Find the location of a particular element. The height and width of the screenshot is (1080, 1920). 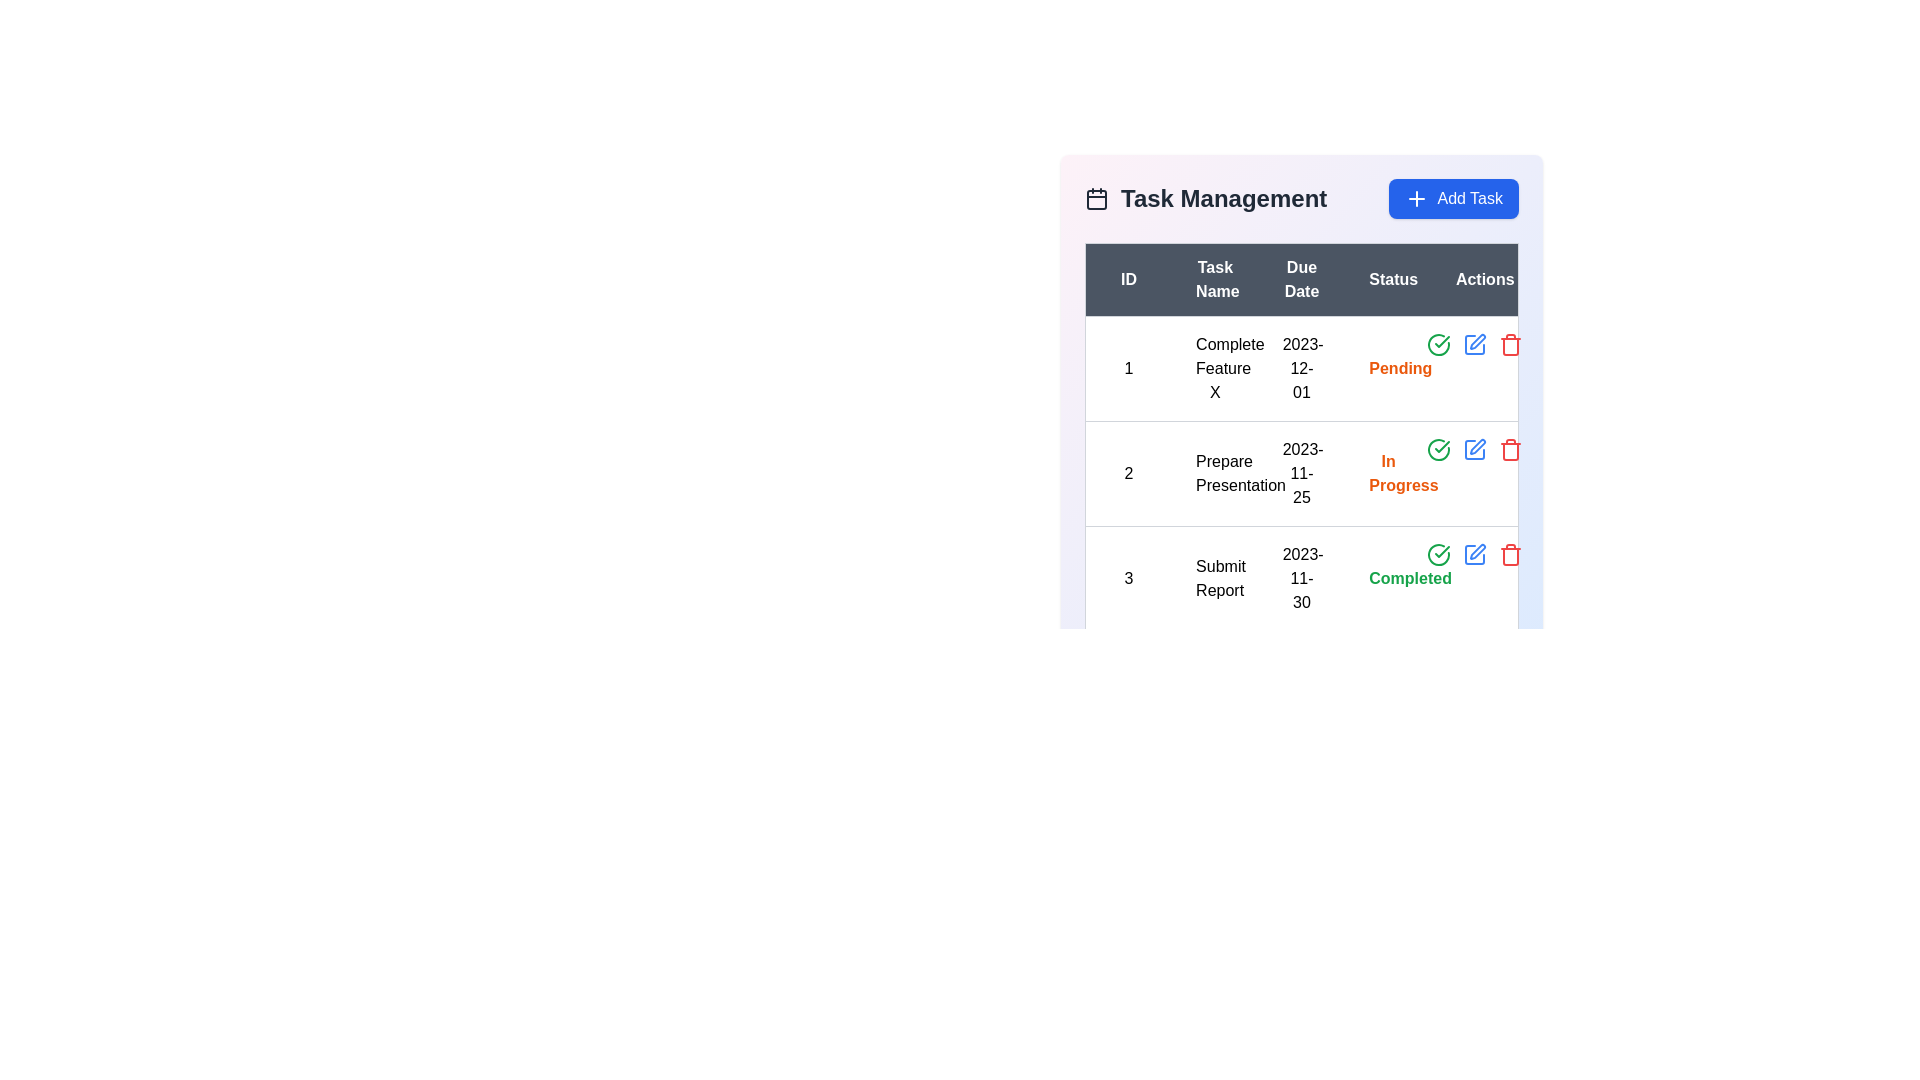

the 'Status' header cell in the table, which is the fourth column header, displayed in white text on a dark gray background is located at coordinates (1387, 280).